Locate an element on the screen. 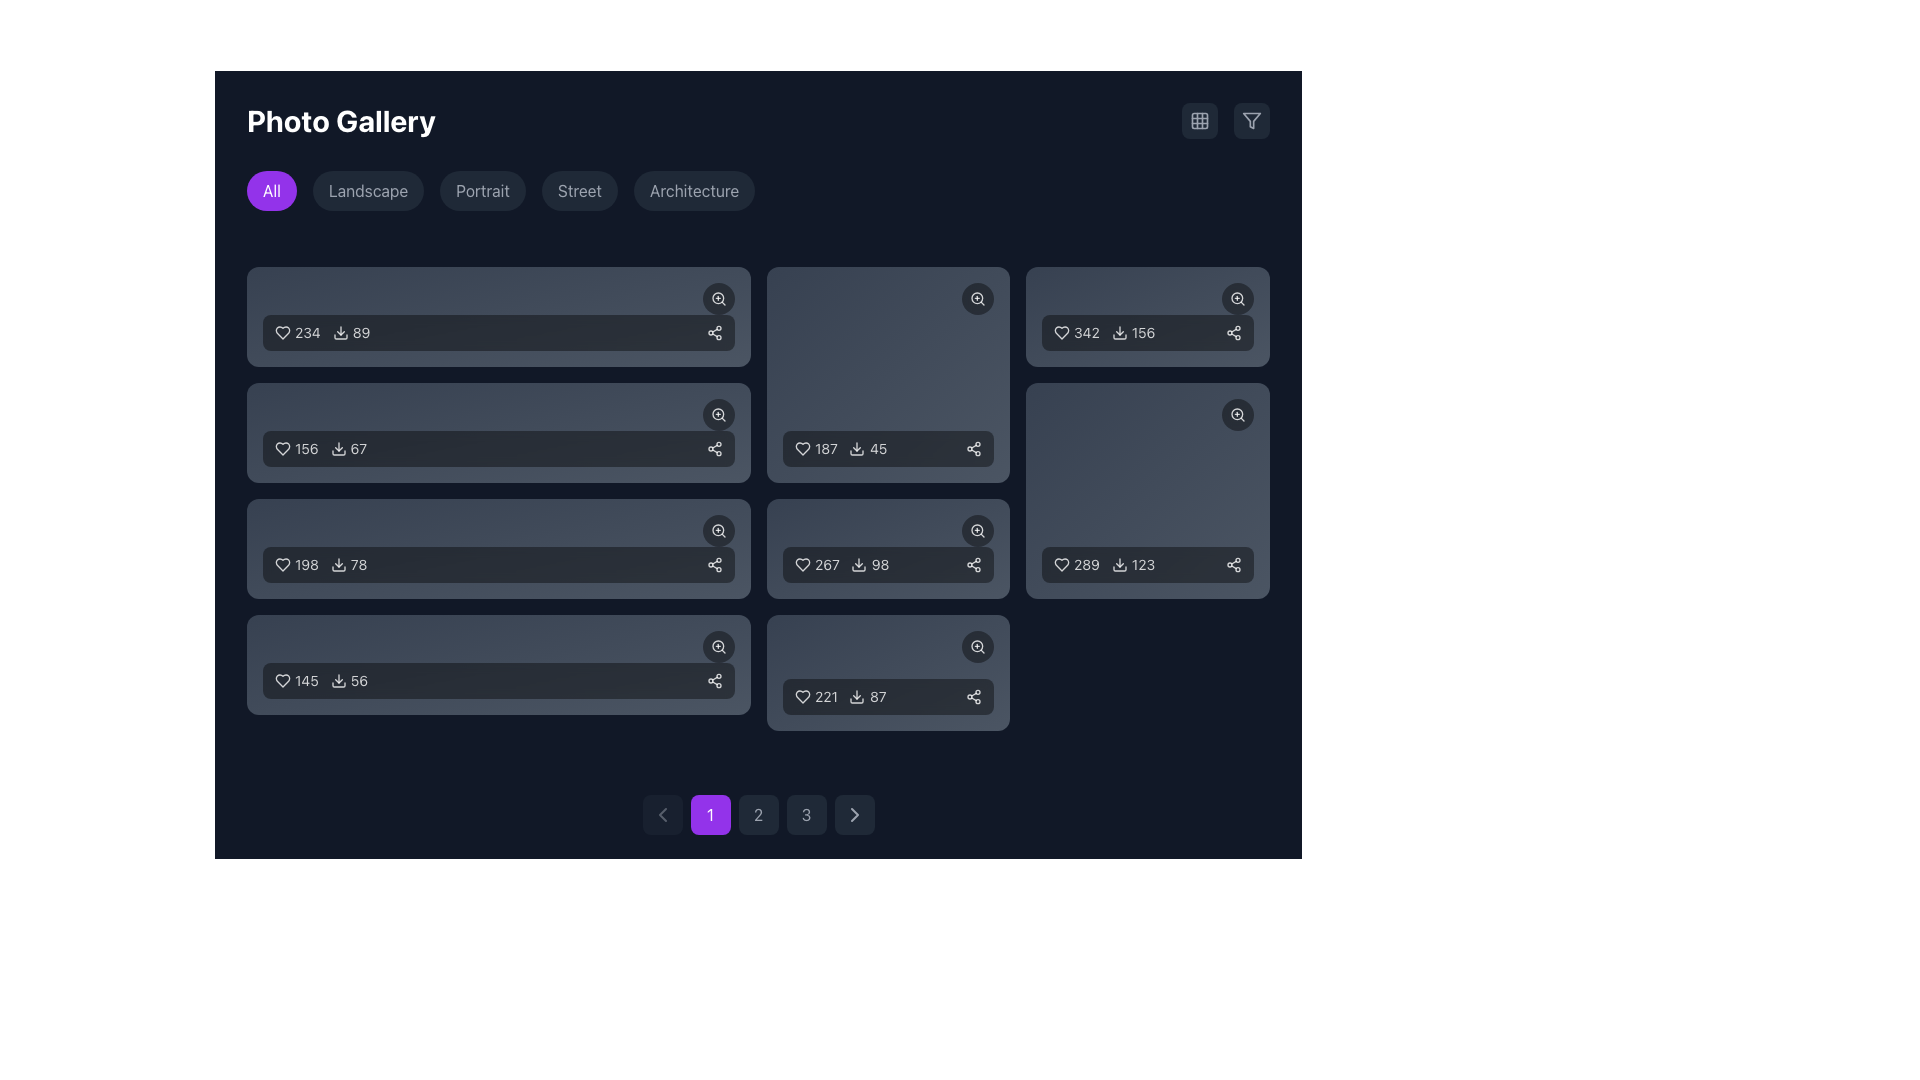 This screenshot has height=1080, width=1920. the interactive count display under the heart icon that shows the number of likes, represented by the text '342' is located at coordinates (1076, 331).